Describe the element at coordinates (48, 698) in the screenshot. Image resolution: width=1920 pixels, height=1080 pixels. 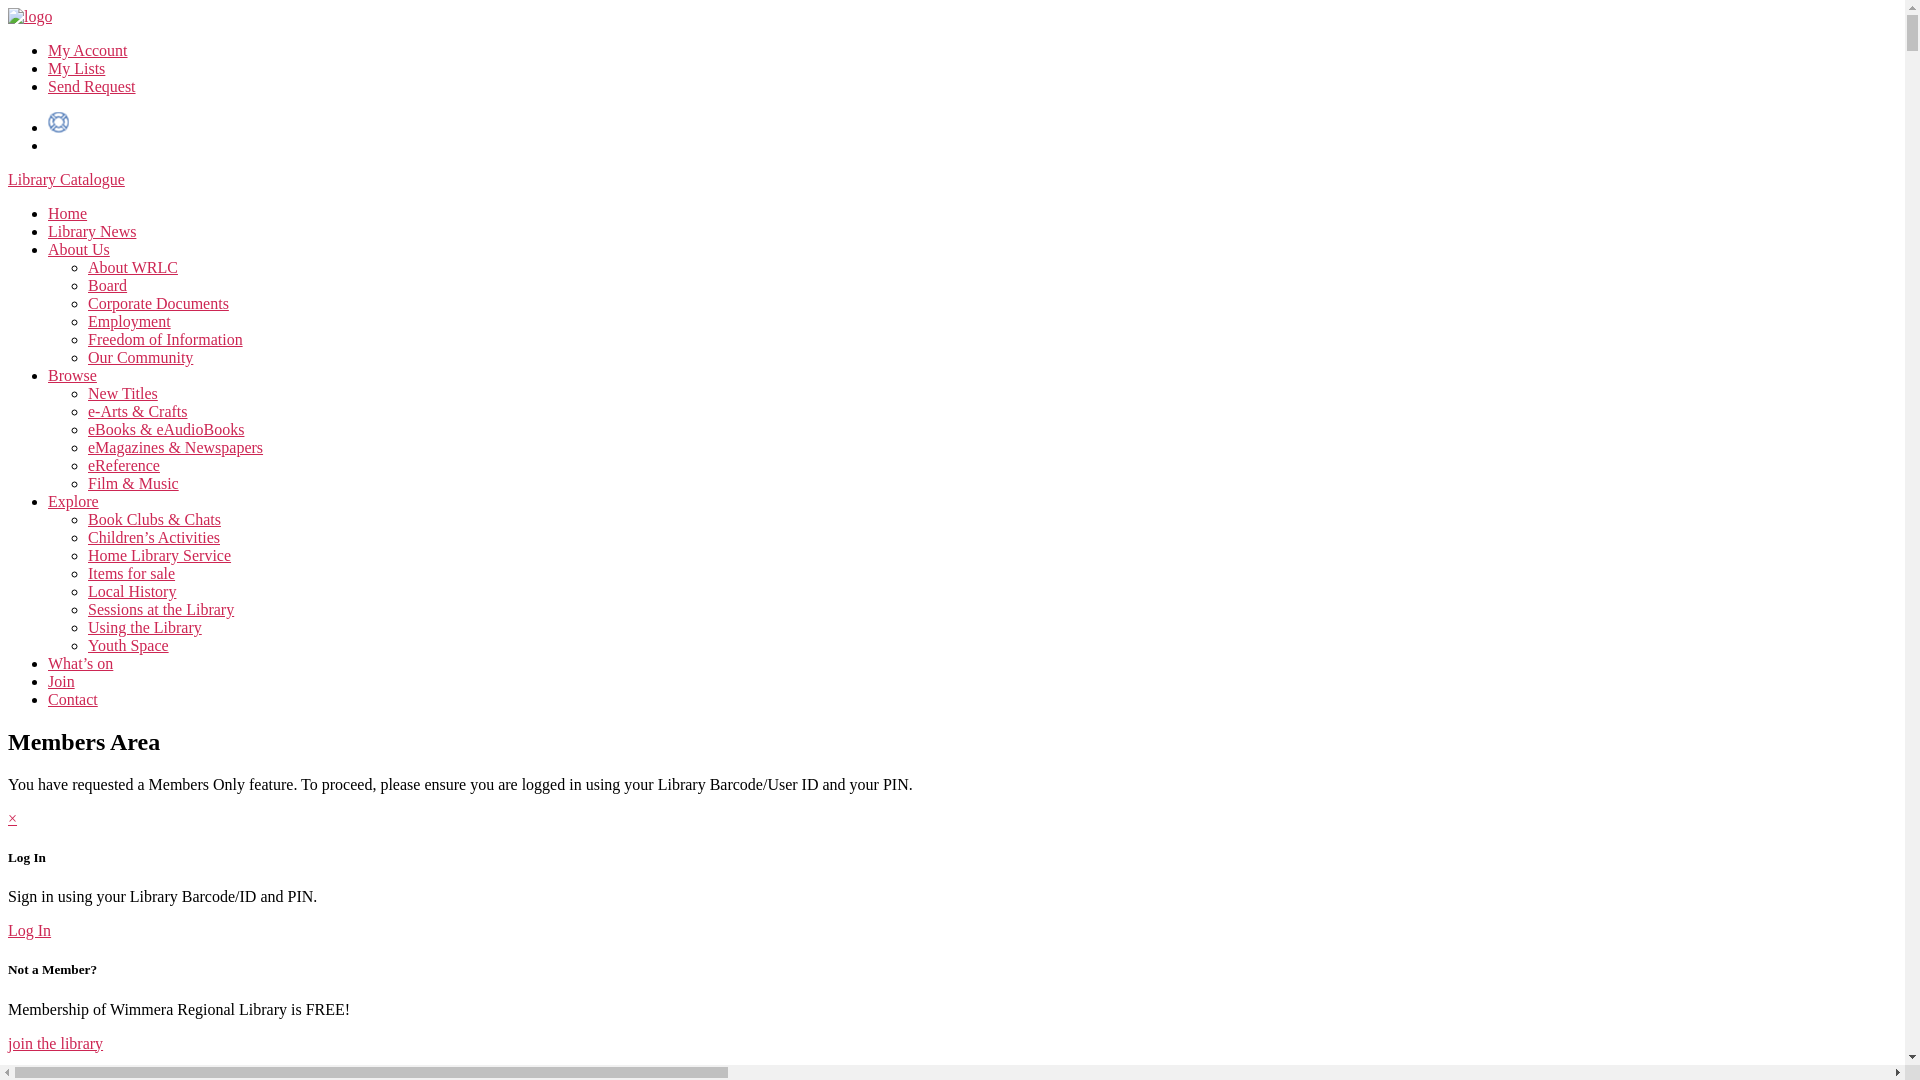
I see `'Contact'` at that location.